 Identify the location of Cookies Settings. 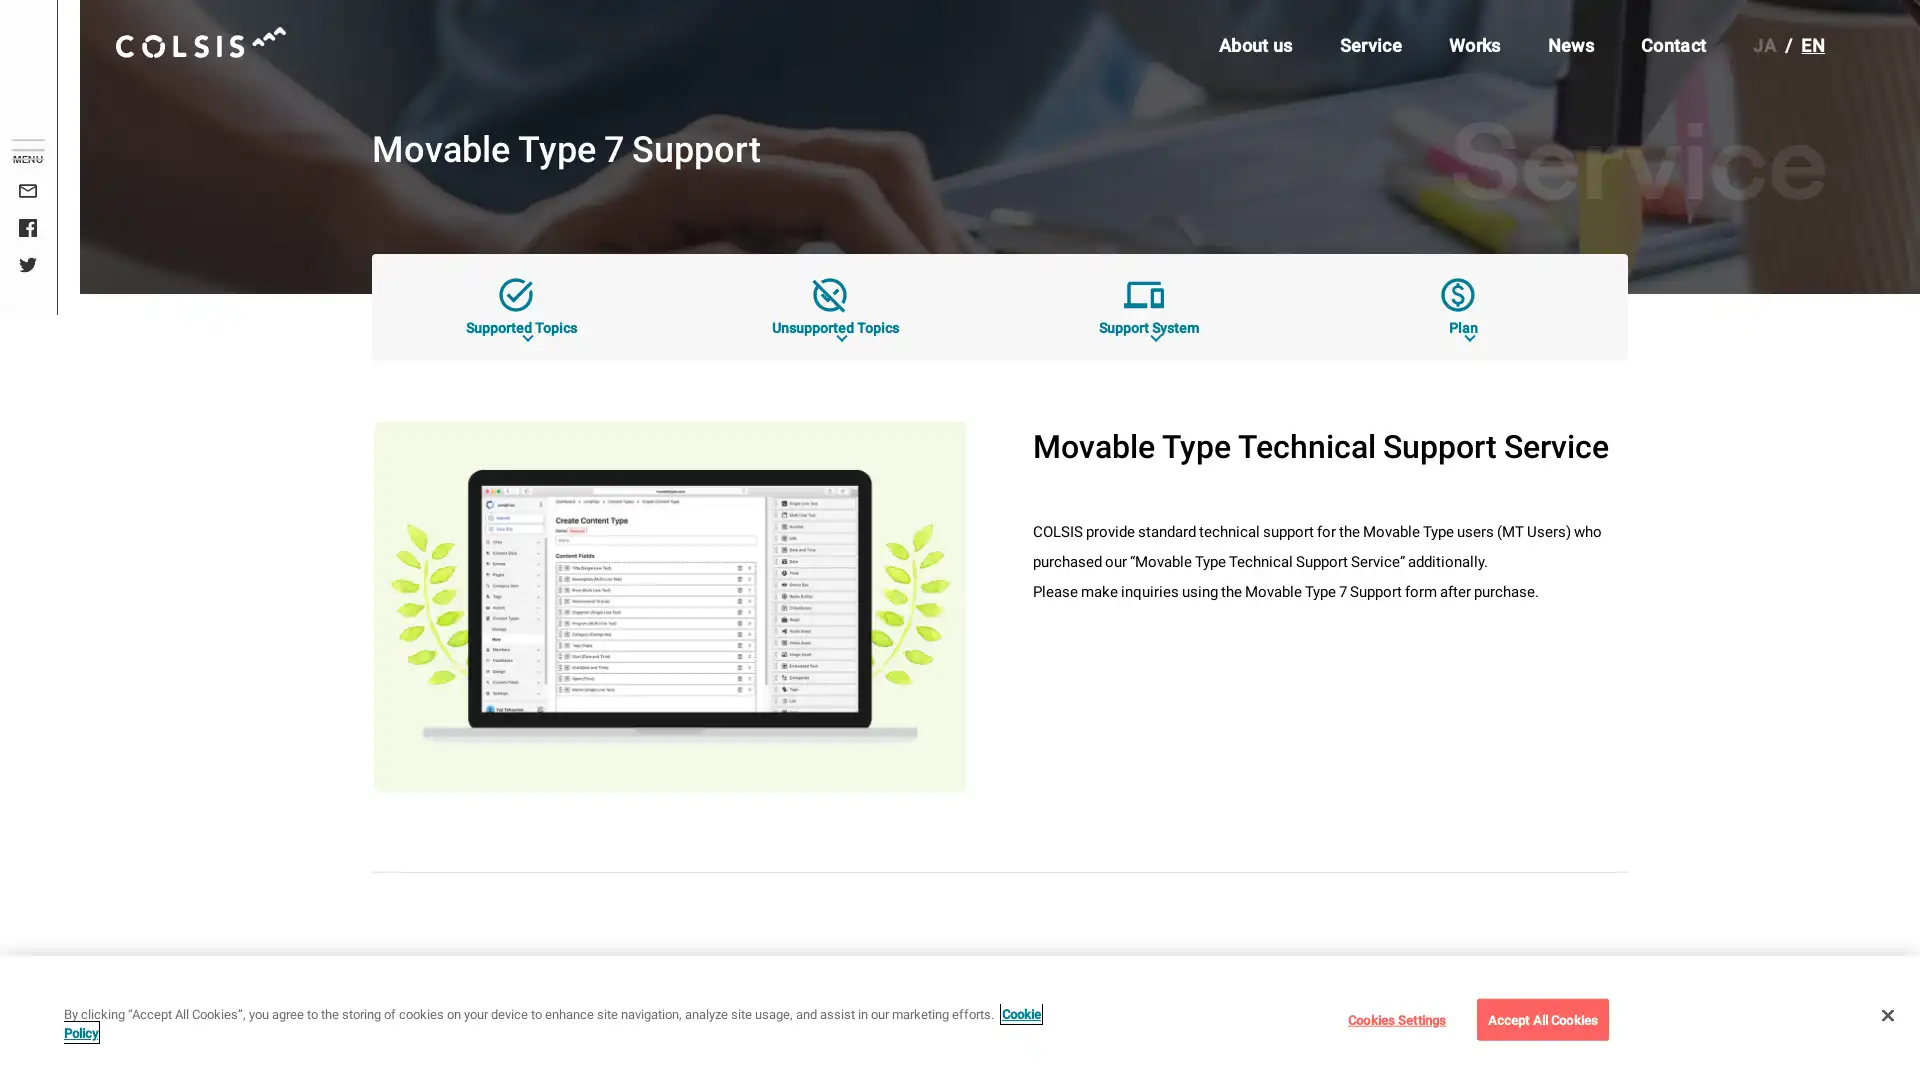
(1395, 1018).